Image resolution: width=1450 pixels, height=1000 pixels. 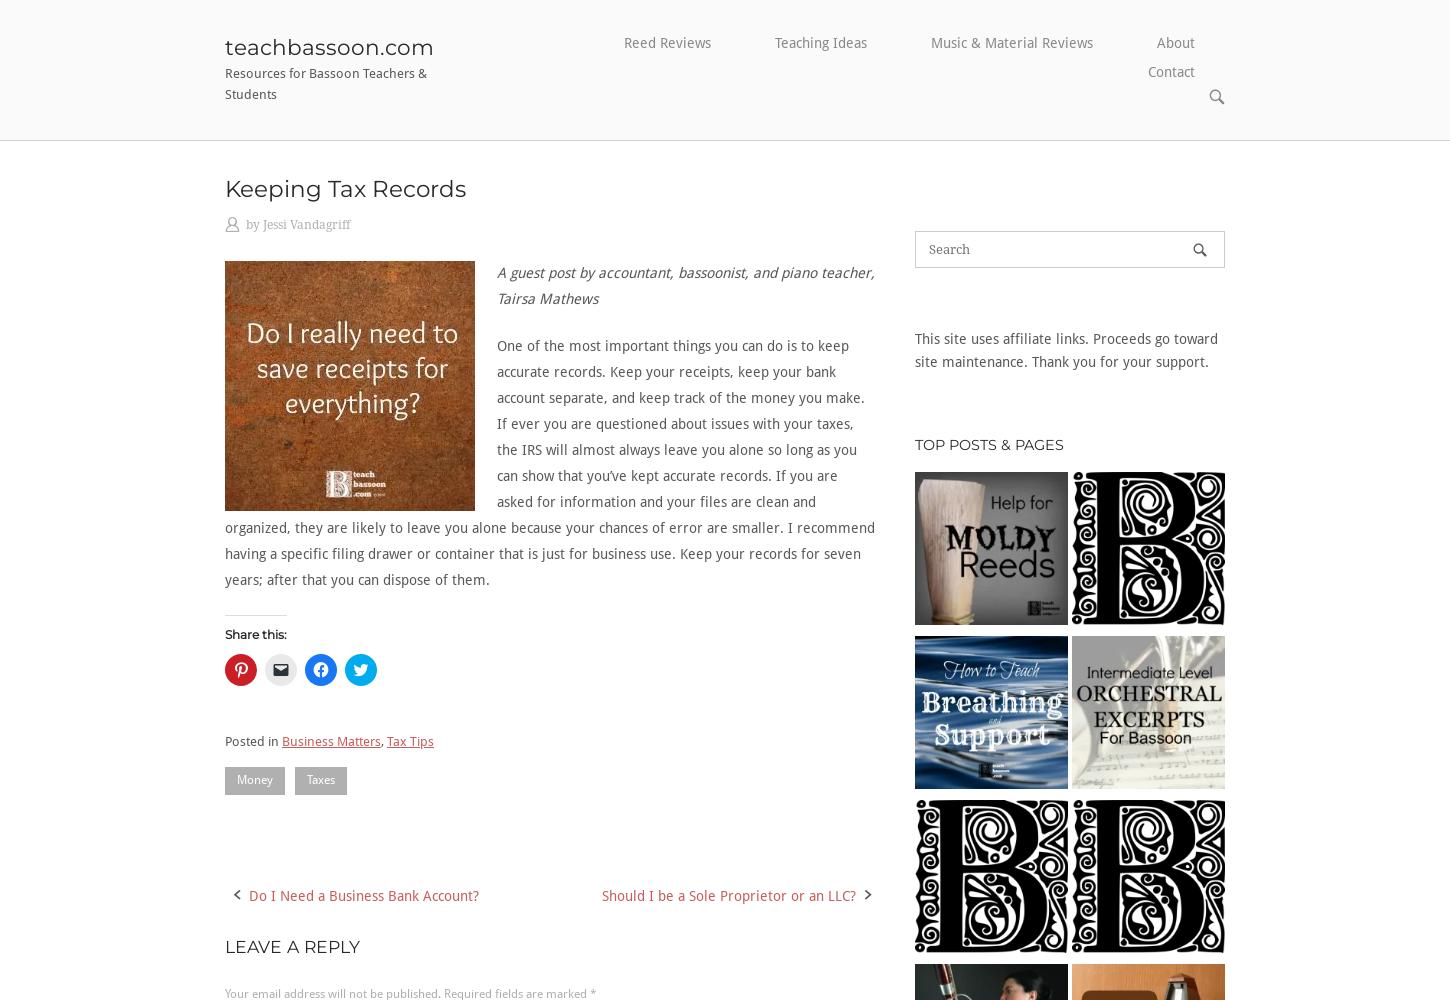 I want to click on 'Bassoon Basics', so click(x=747, y=83).